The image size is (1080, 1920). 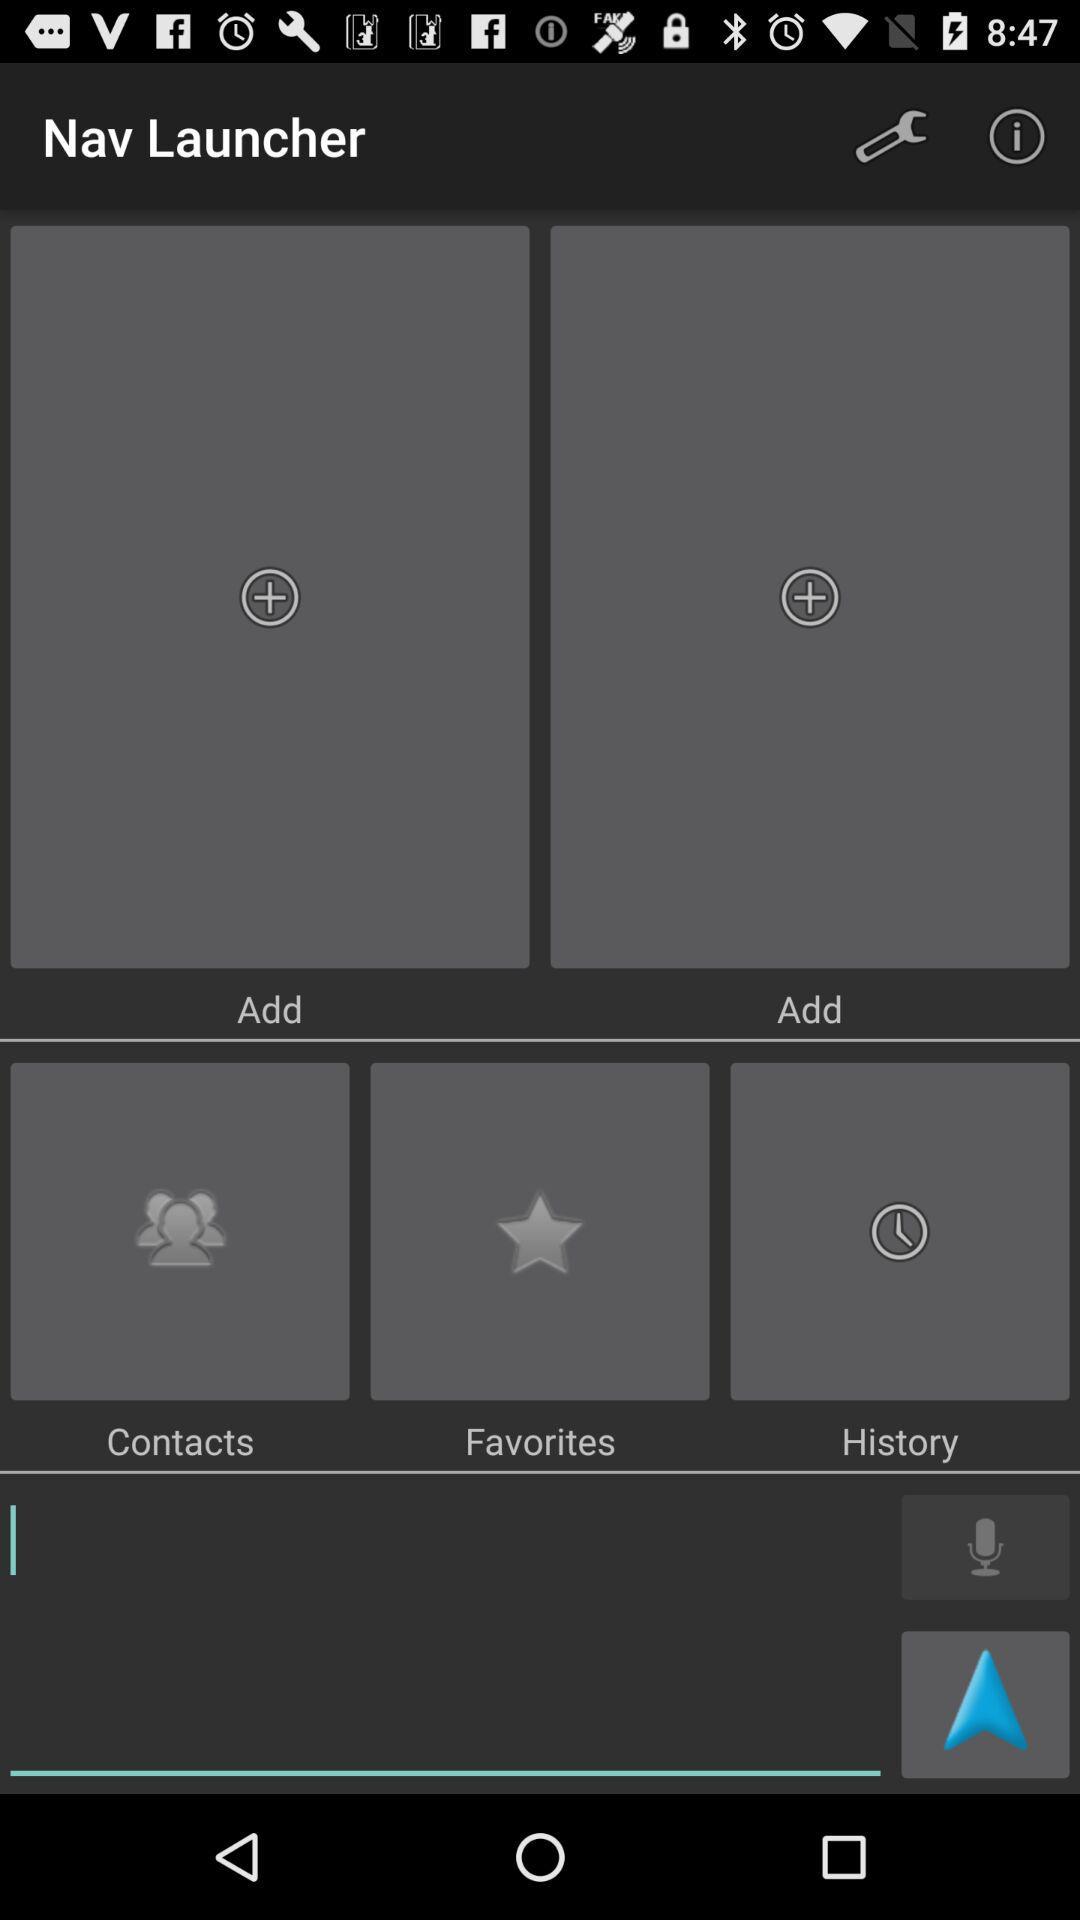 What do you see at coordinates (444, 1636) in the screenshot?
I see `a note` at bounding box center [444, 1636].